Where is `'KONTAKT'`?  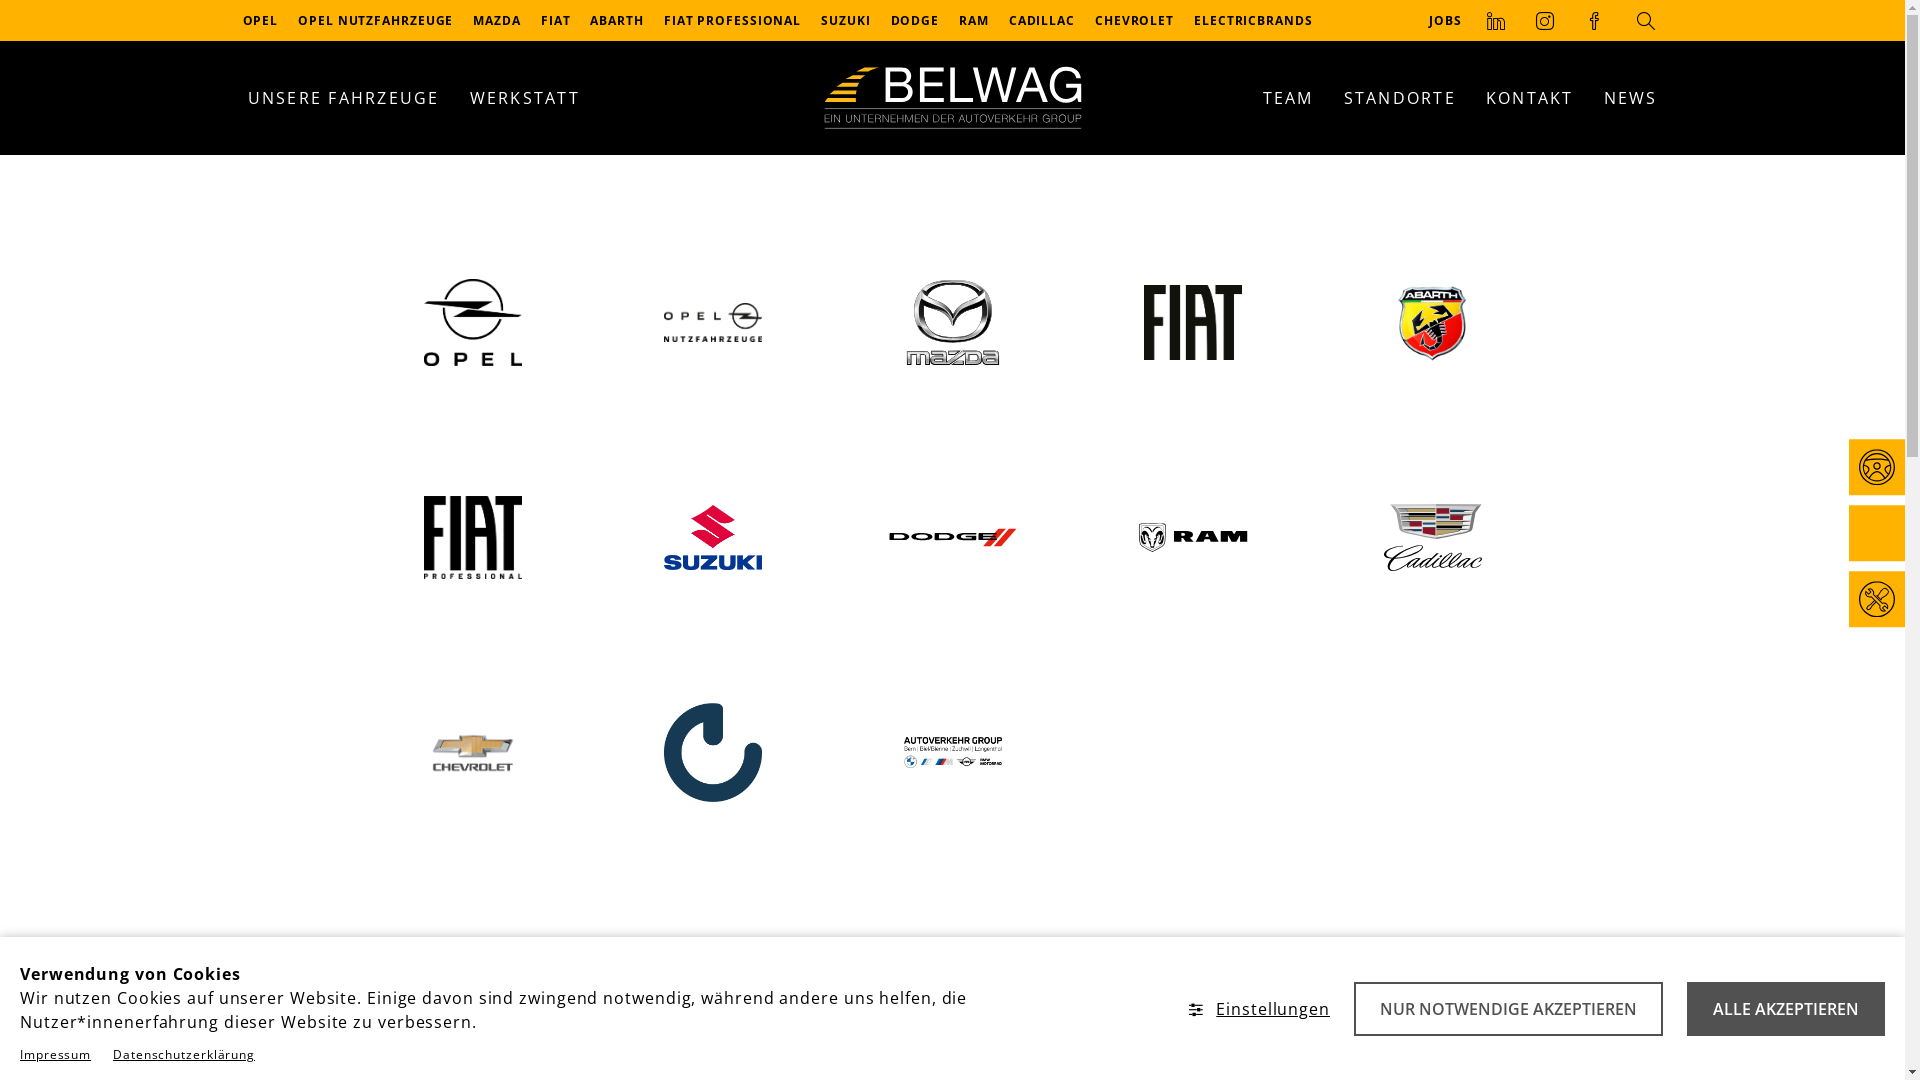
'KONTAKT' is located at coordinates (1529, 97).